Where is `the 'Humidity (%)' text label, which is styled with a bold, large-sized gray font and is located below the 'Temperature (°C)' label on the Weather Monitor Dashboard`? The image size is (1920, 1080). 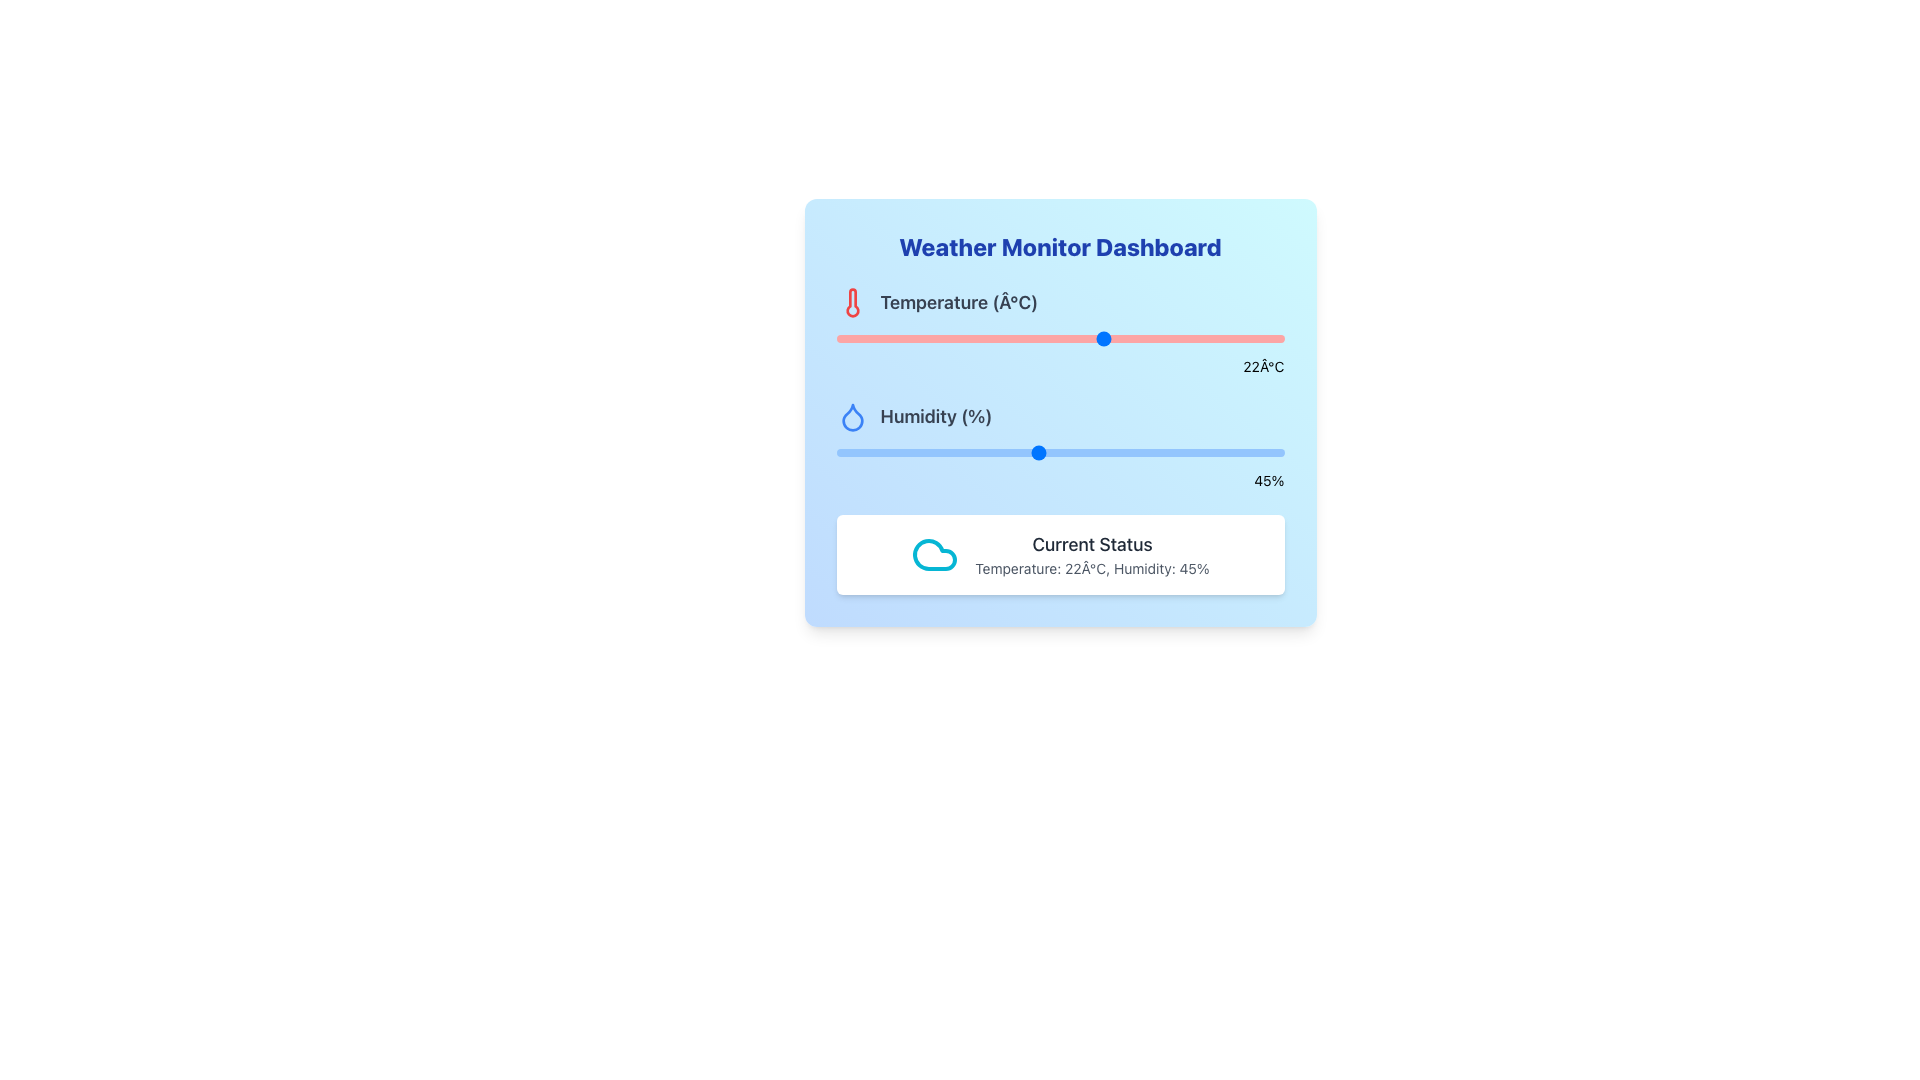 the 'Humidity (%)' text label, which is styled with a bold, large-sized gray font and is located below the 'Temperature (°C)' label on the Weather Monitor Dashboard is located at coordinates (935, 415).